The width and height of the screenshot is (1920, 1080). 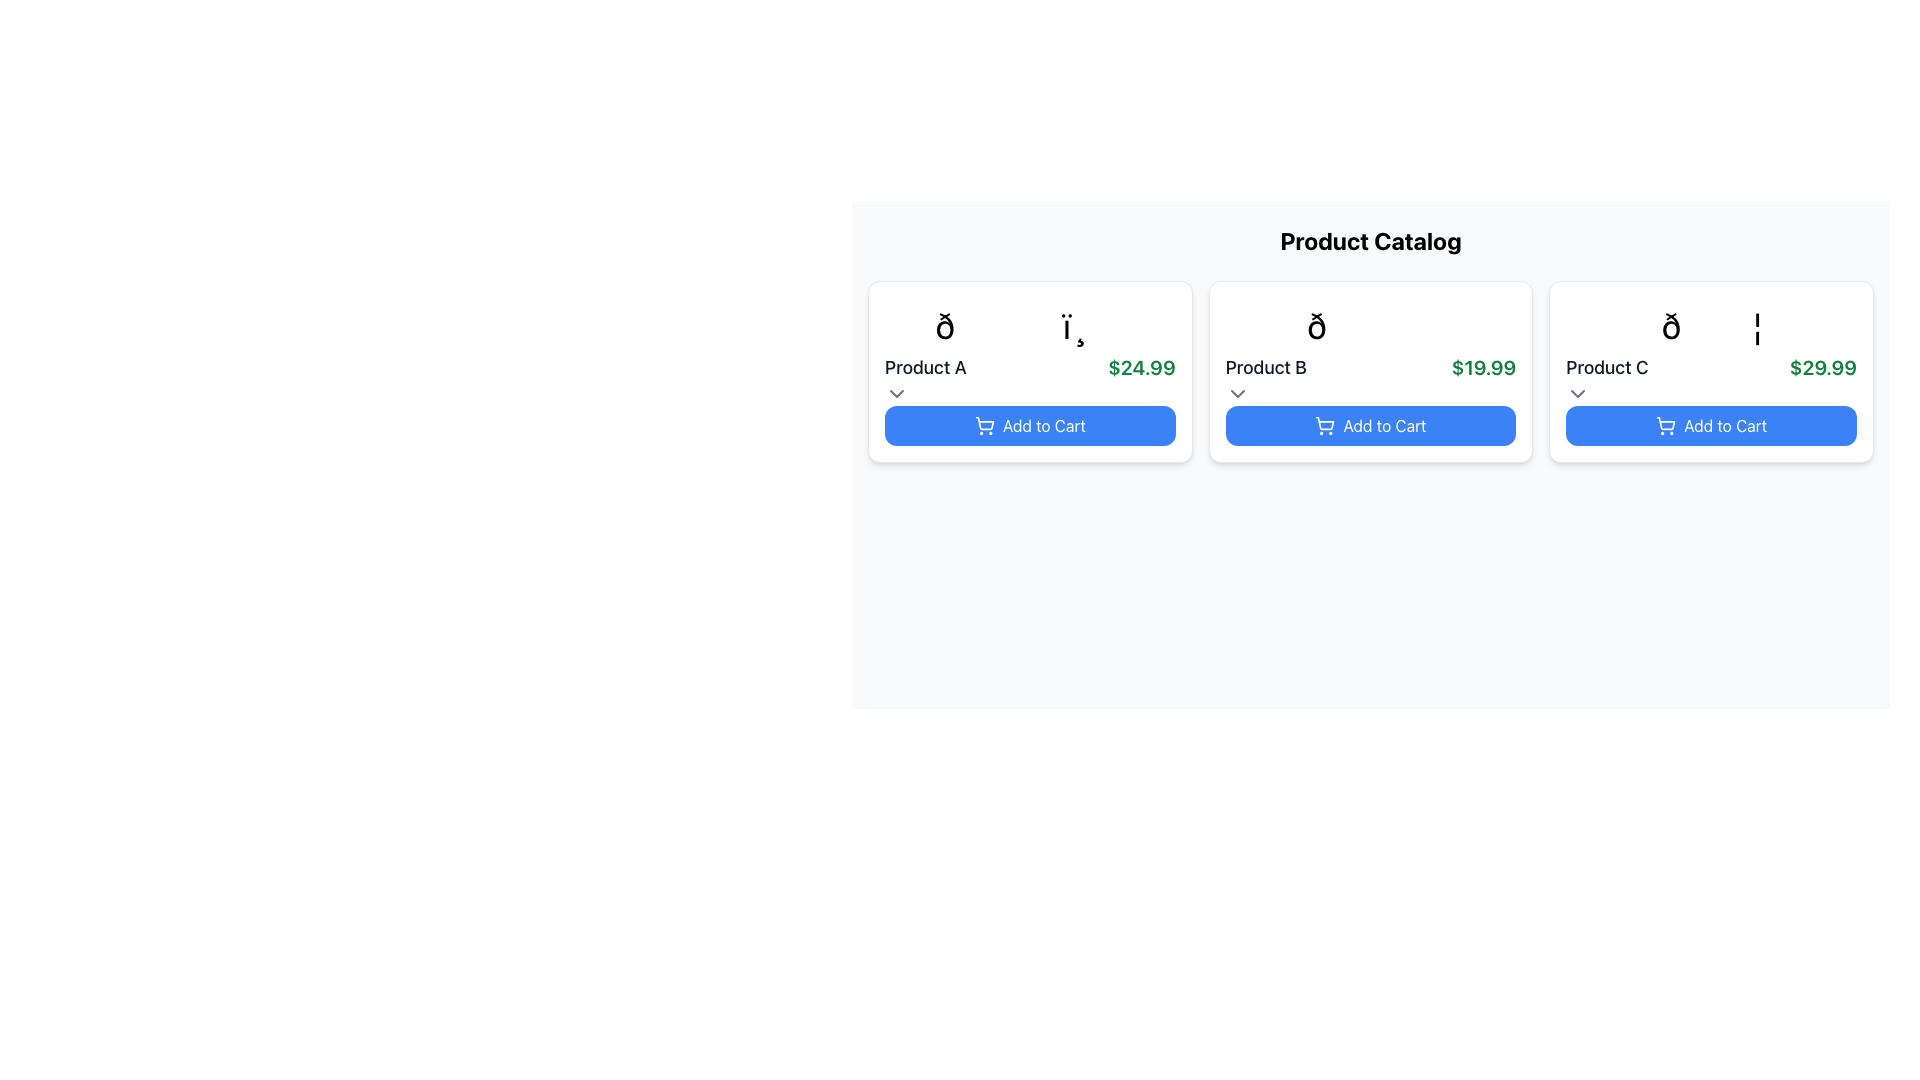 I want to click on the 'Add to Cart' icon located on the left side of the 'Add to Cart' button within the 'Product A' card, so click(x=984, y=424).